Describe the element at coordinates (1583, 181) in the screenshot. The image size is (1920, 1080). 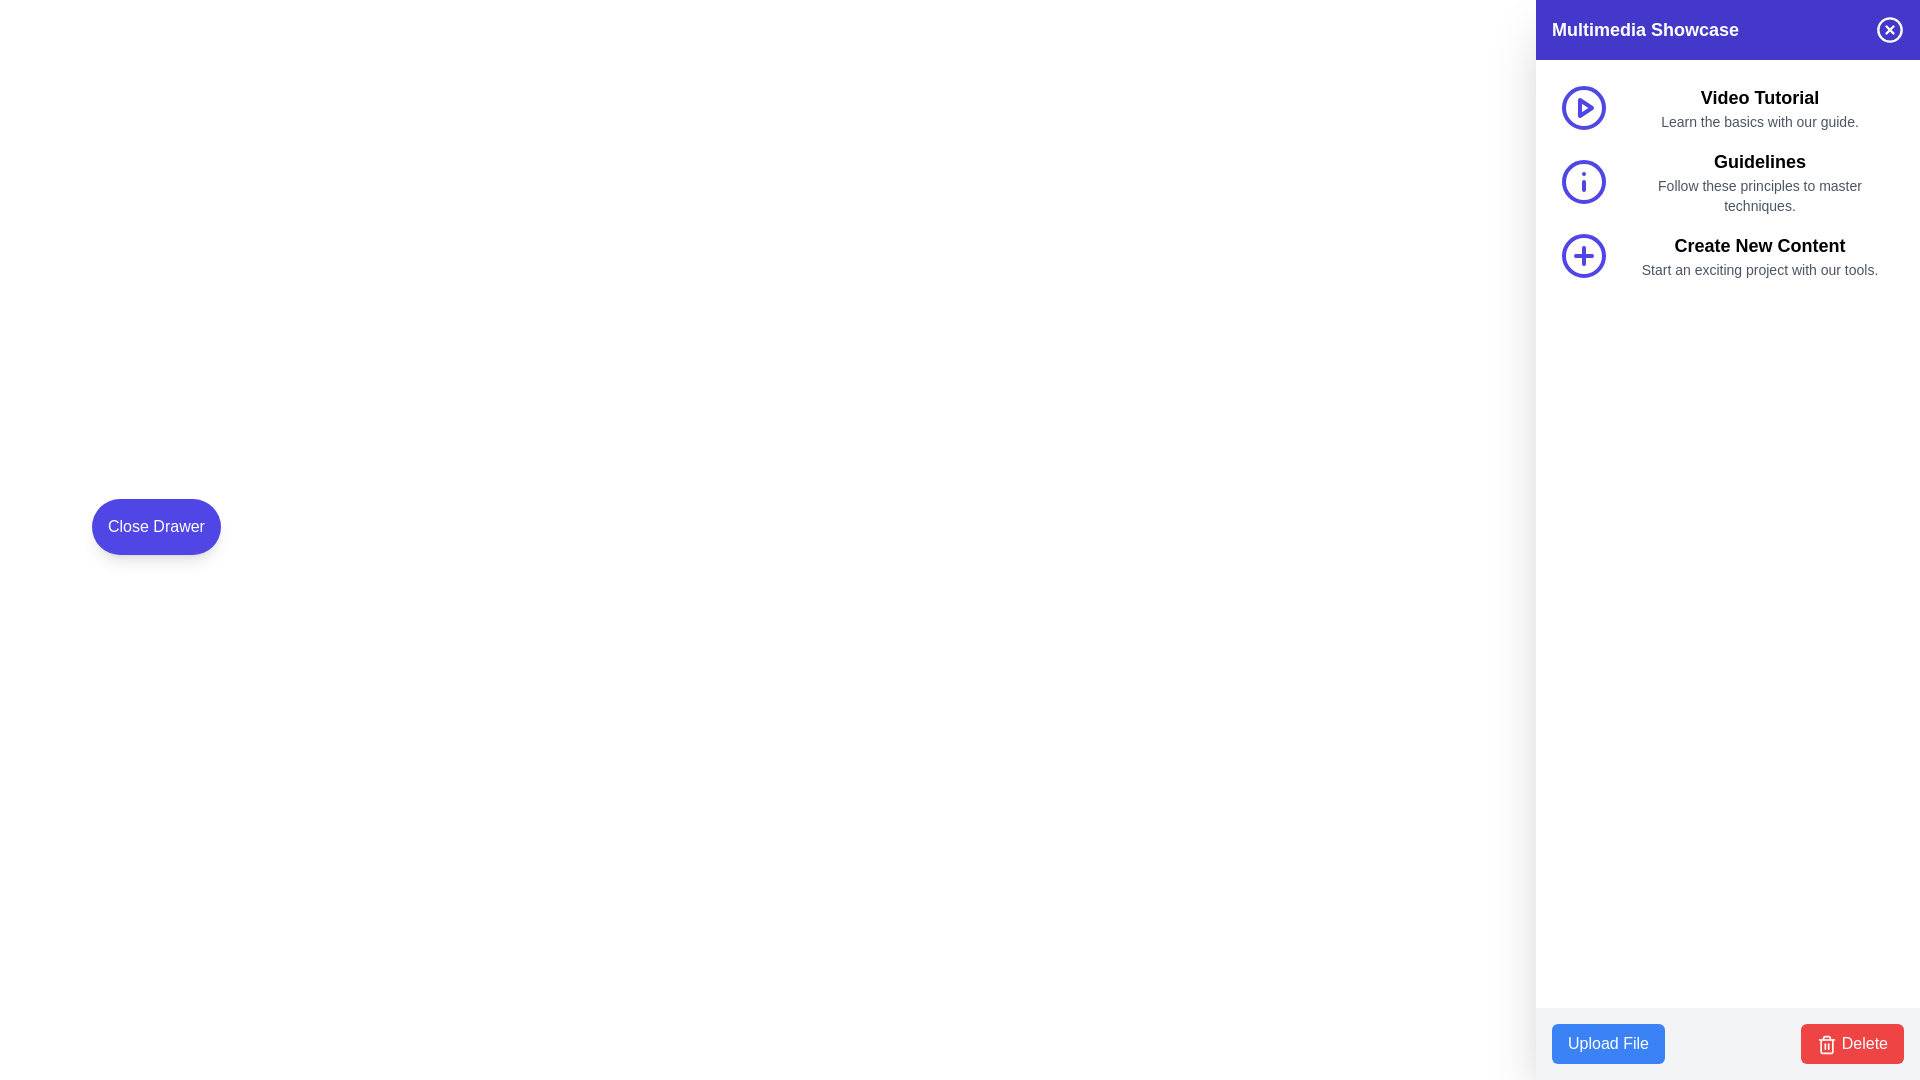
I see `the blue circular outline of the information icon located in the 'Guidelines' section of the right sidebar` at that location.